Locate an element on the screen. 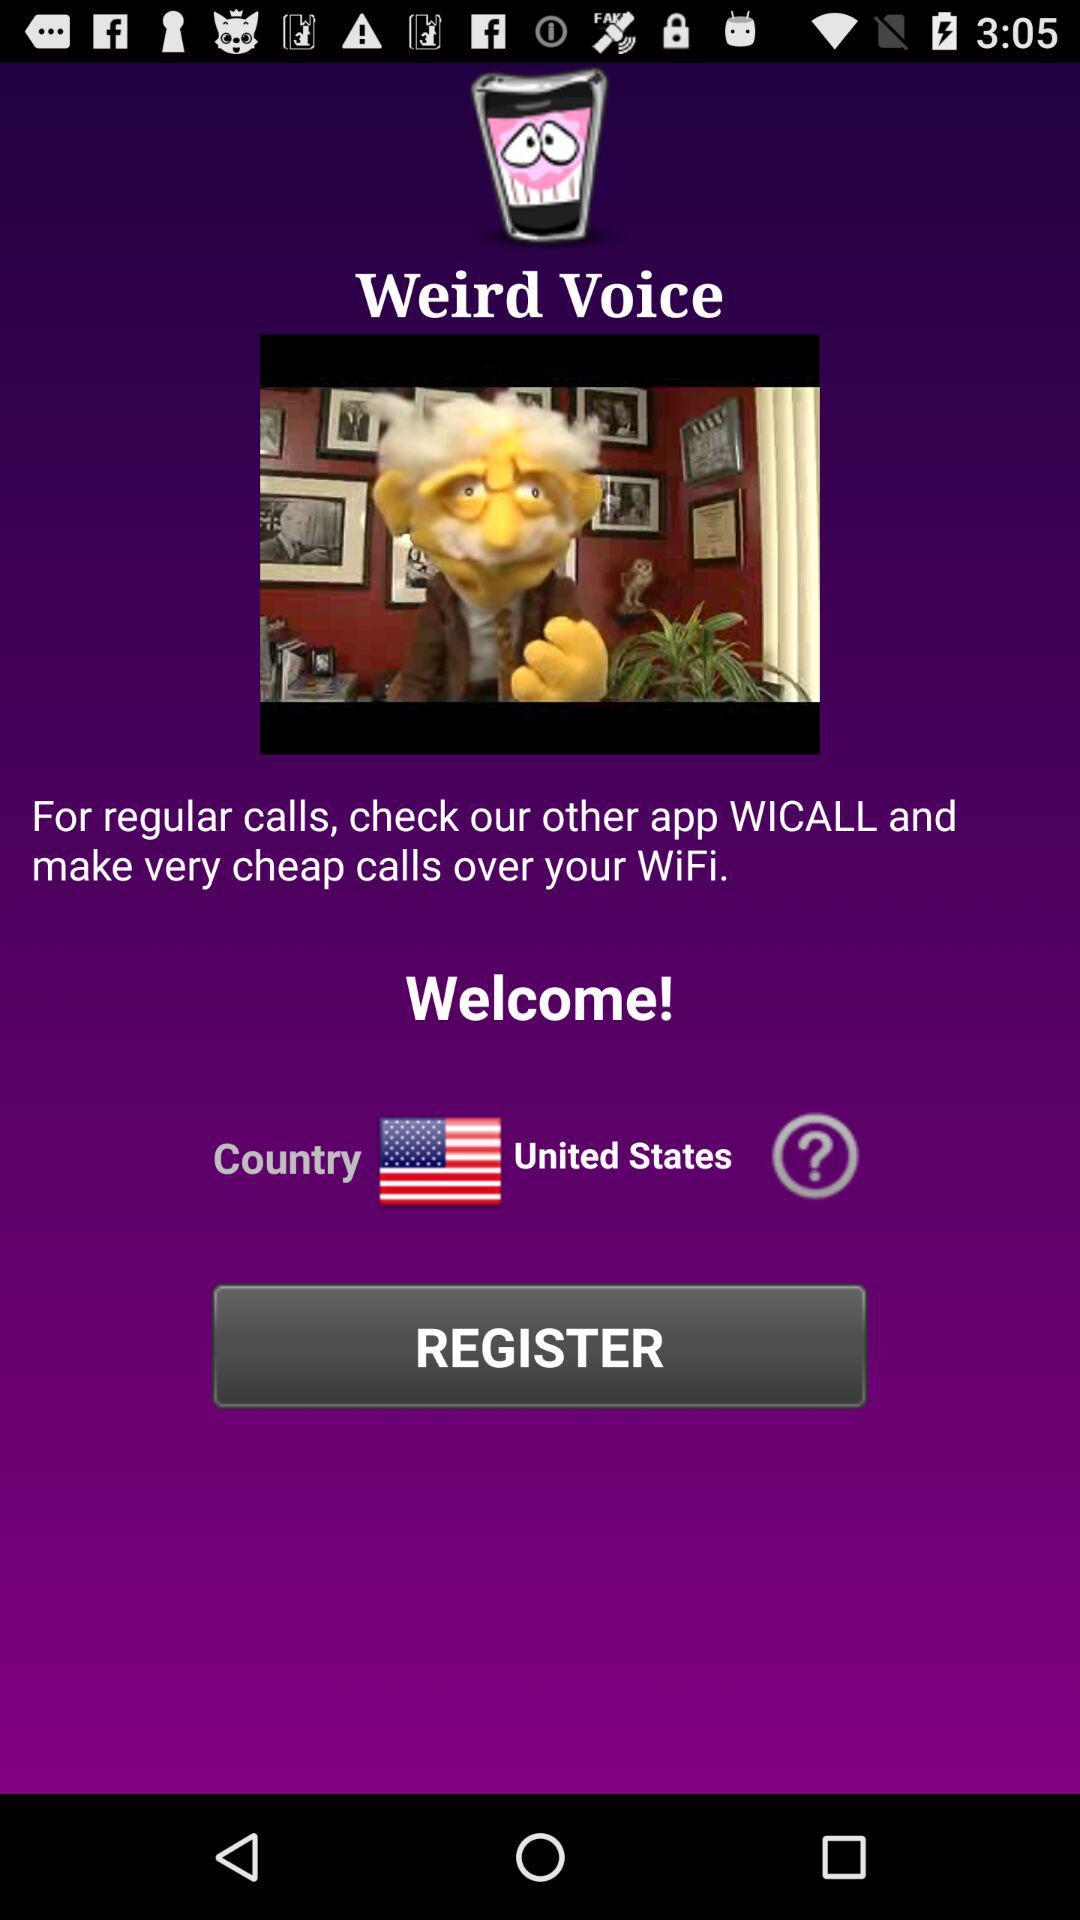 The width and height of the screenshot is (1080, 1920). opens help menu is located at coordinates (815, 1157).